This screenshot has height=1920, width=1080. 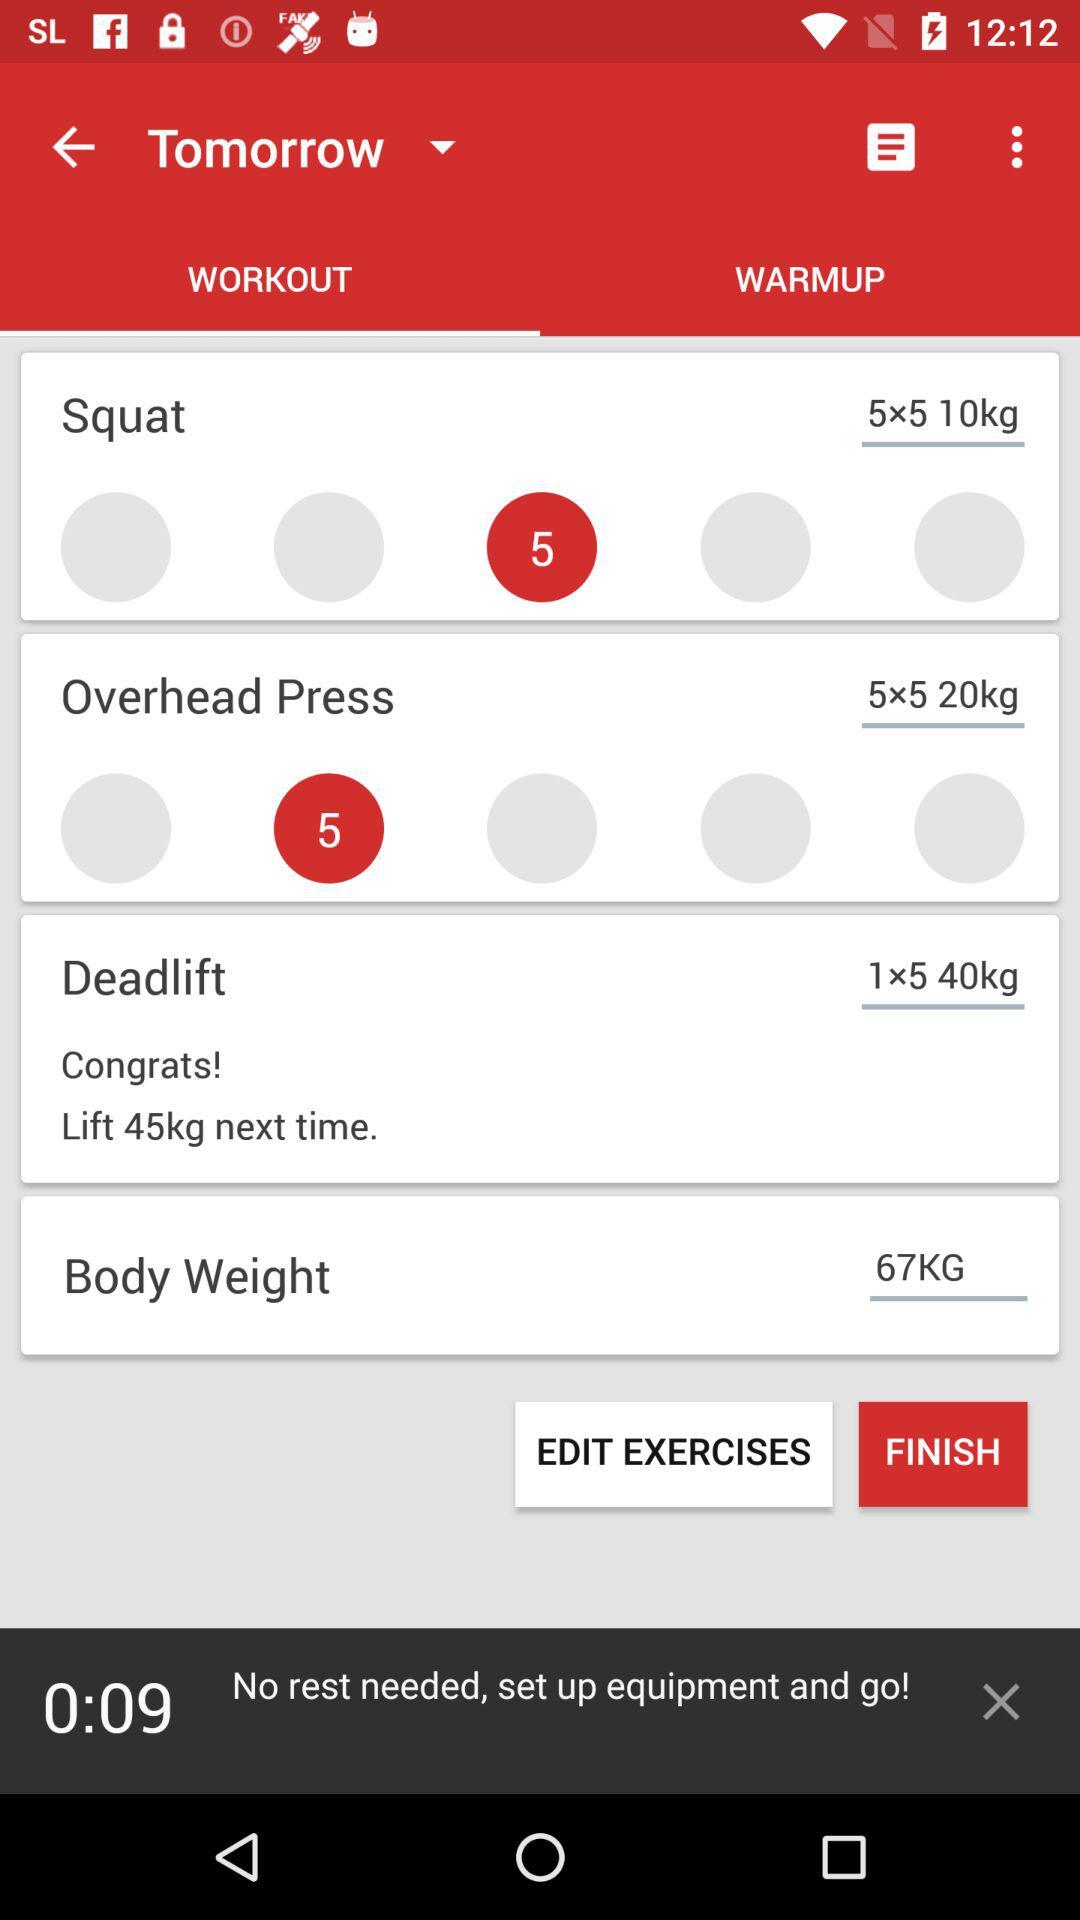 What do you see at coordinates (1001, 1700) in the screenshot?
I see `the close icon` at bounding box center [1001, 1700].